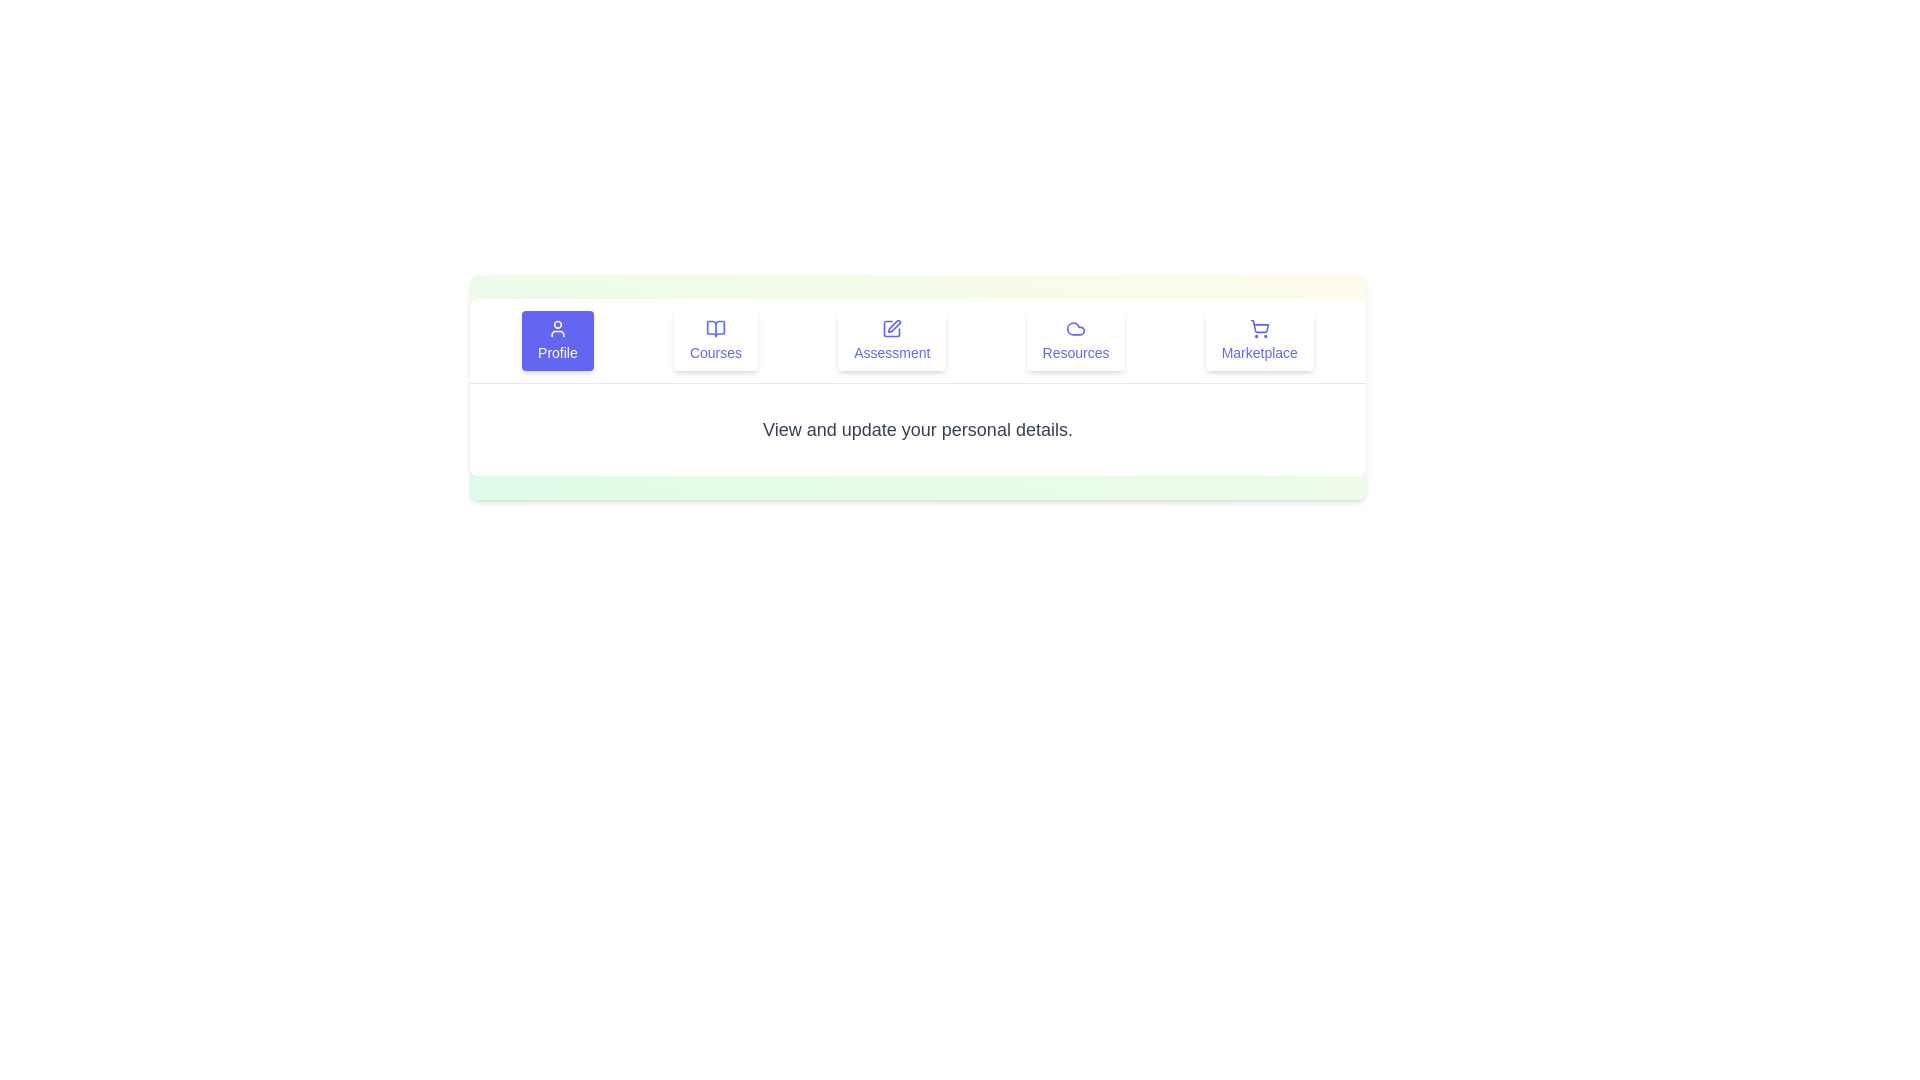 Image resolution: width=1920 pixels, height=1080 pixels. What do you see at coordinates (893, 325) in the screenshot?
I see `the editing icon in the 'Assessment' module located in the horizontal navigation menu bar, positioned between the 'Courses' and 'Resources' cards` at bounding box center [893, 325].